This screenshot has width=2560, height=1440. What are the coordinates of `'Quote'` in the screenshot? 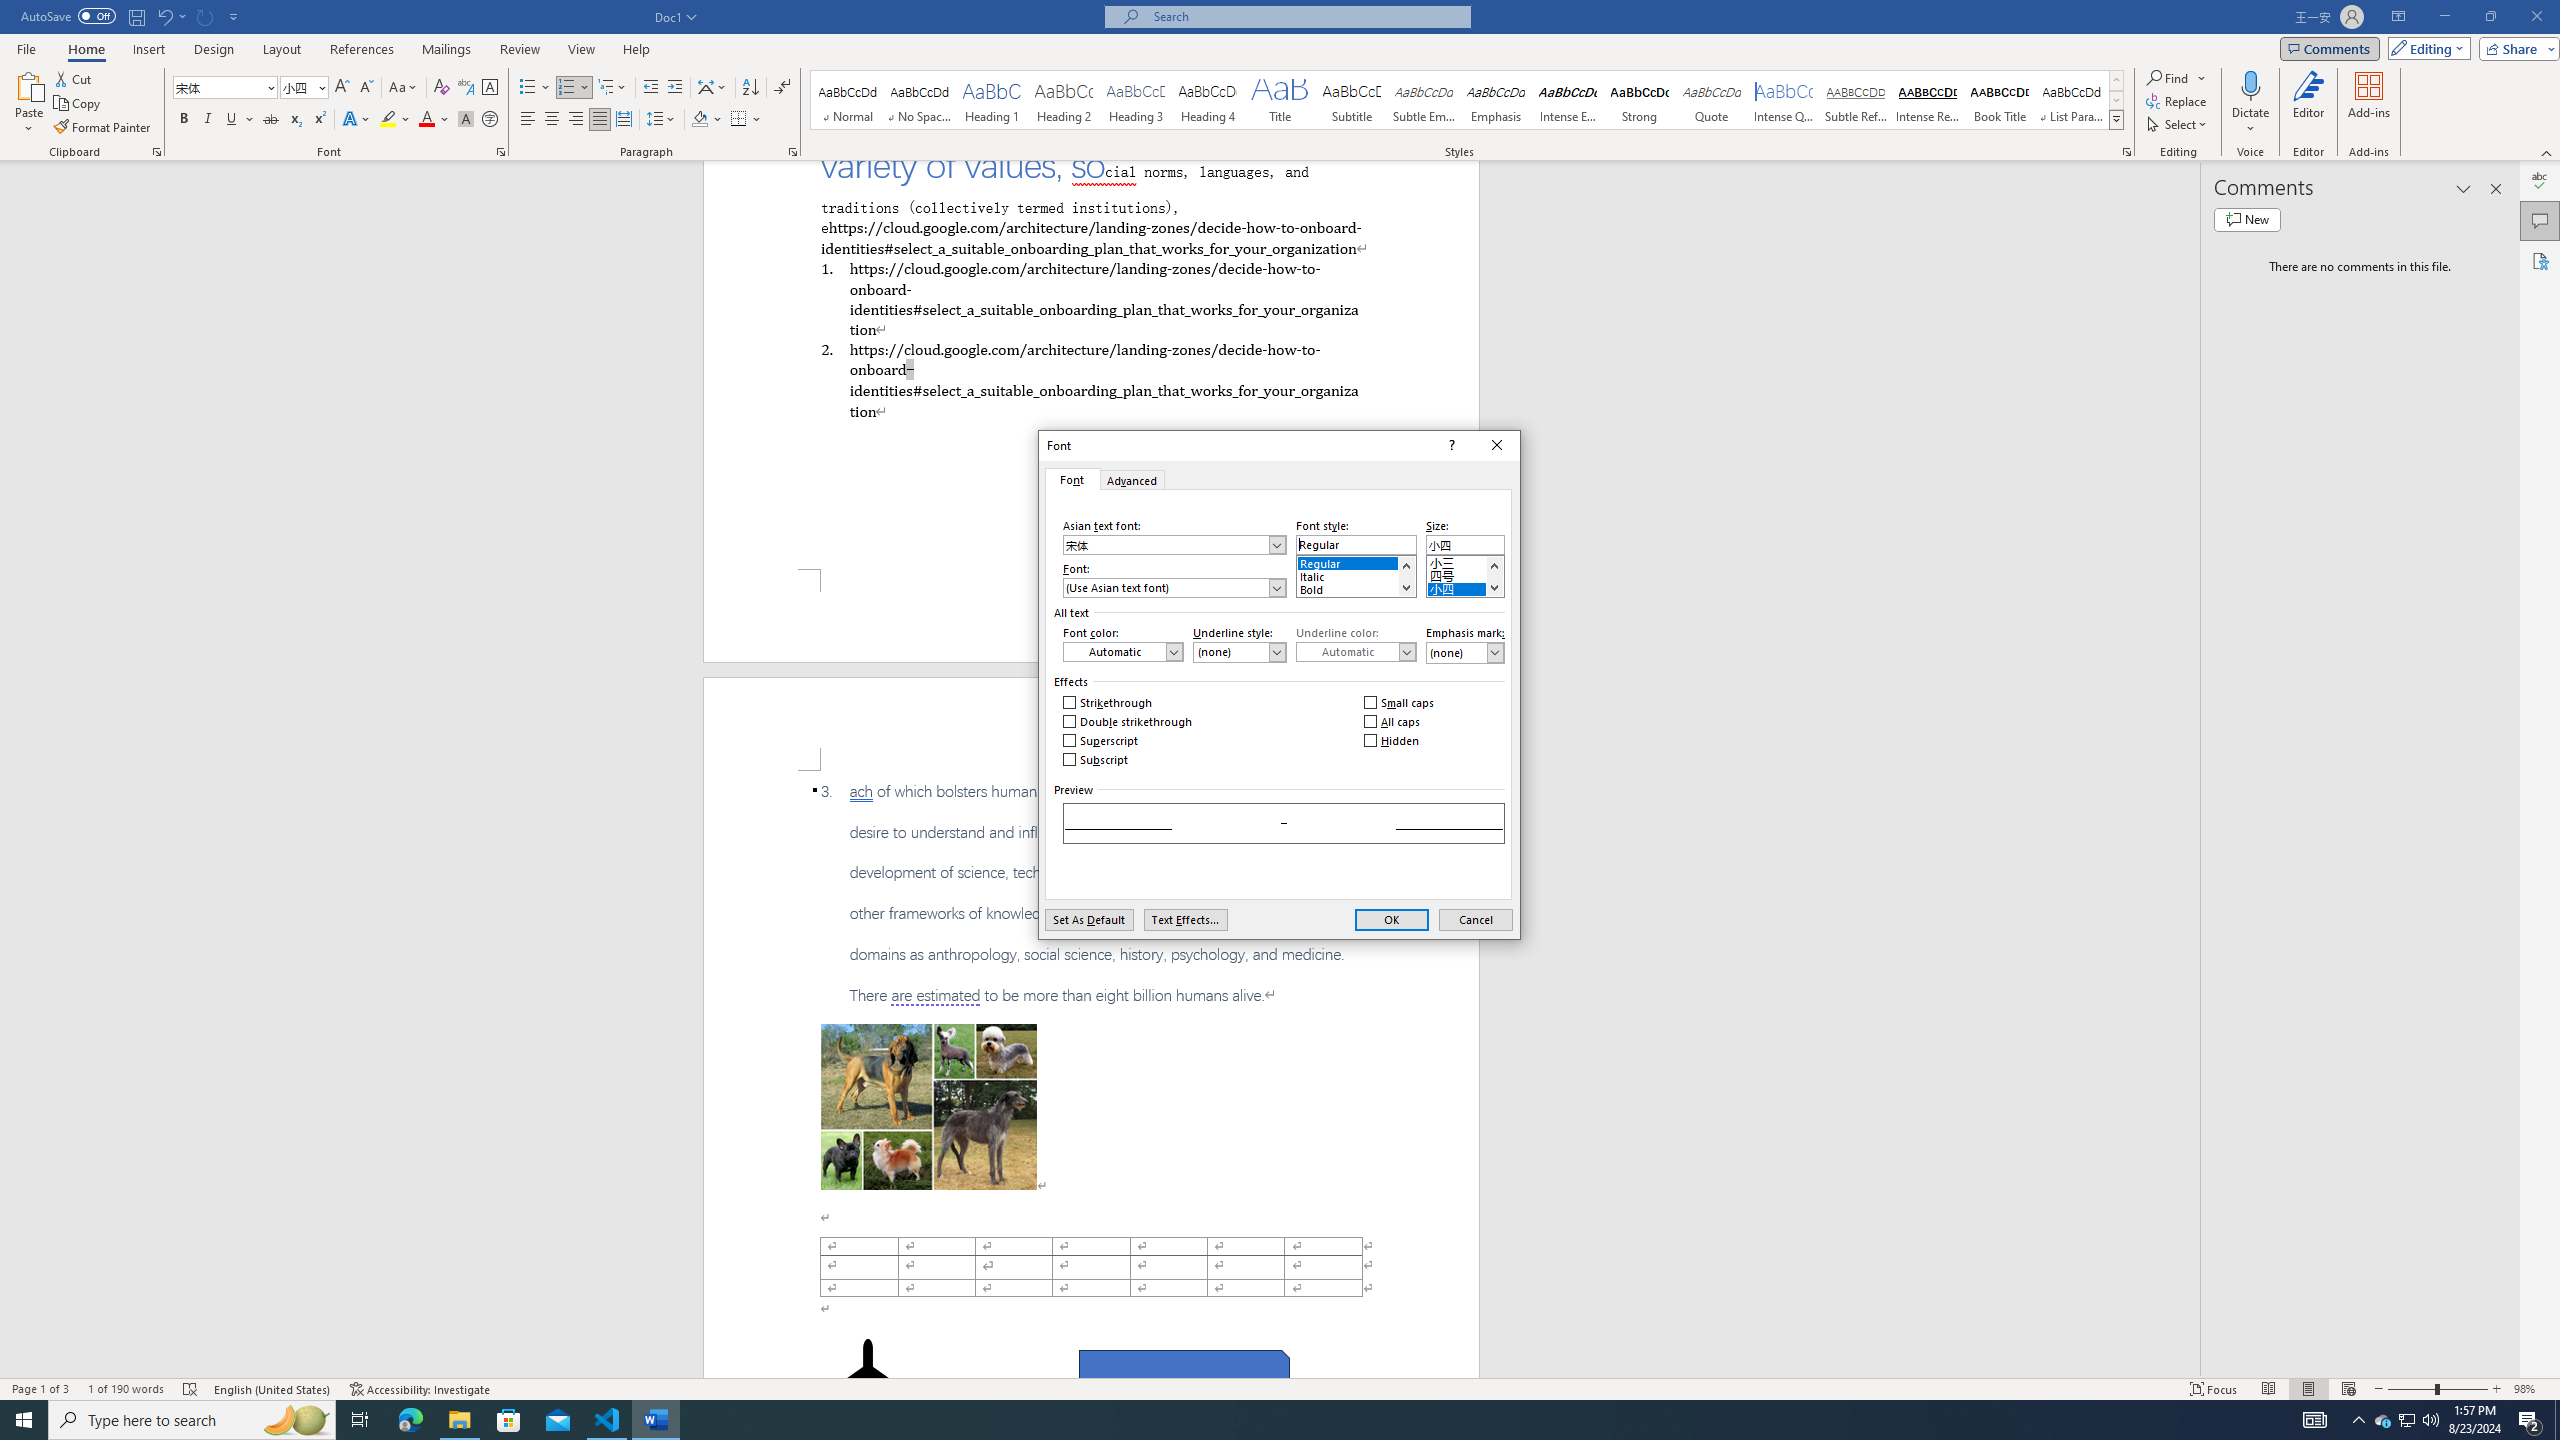 It's located at (1712, 99).